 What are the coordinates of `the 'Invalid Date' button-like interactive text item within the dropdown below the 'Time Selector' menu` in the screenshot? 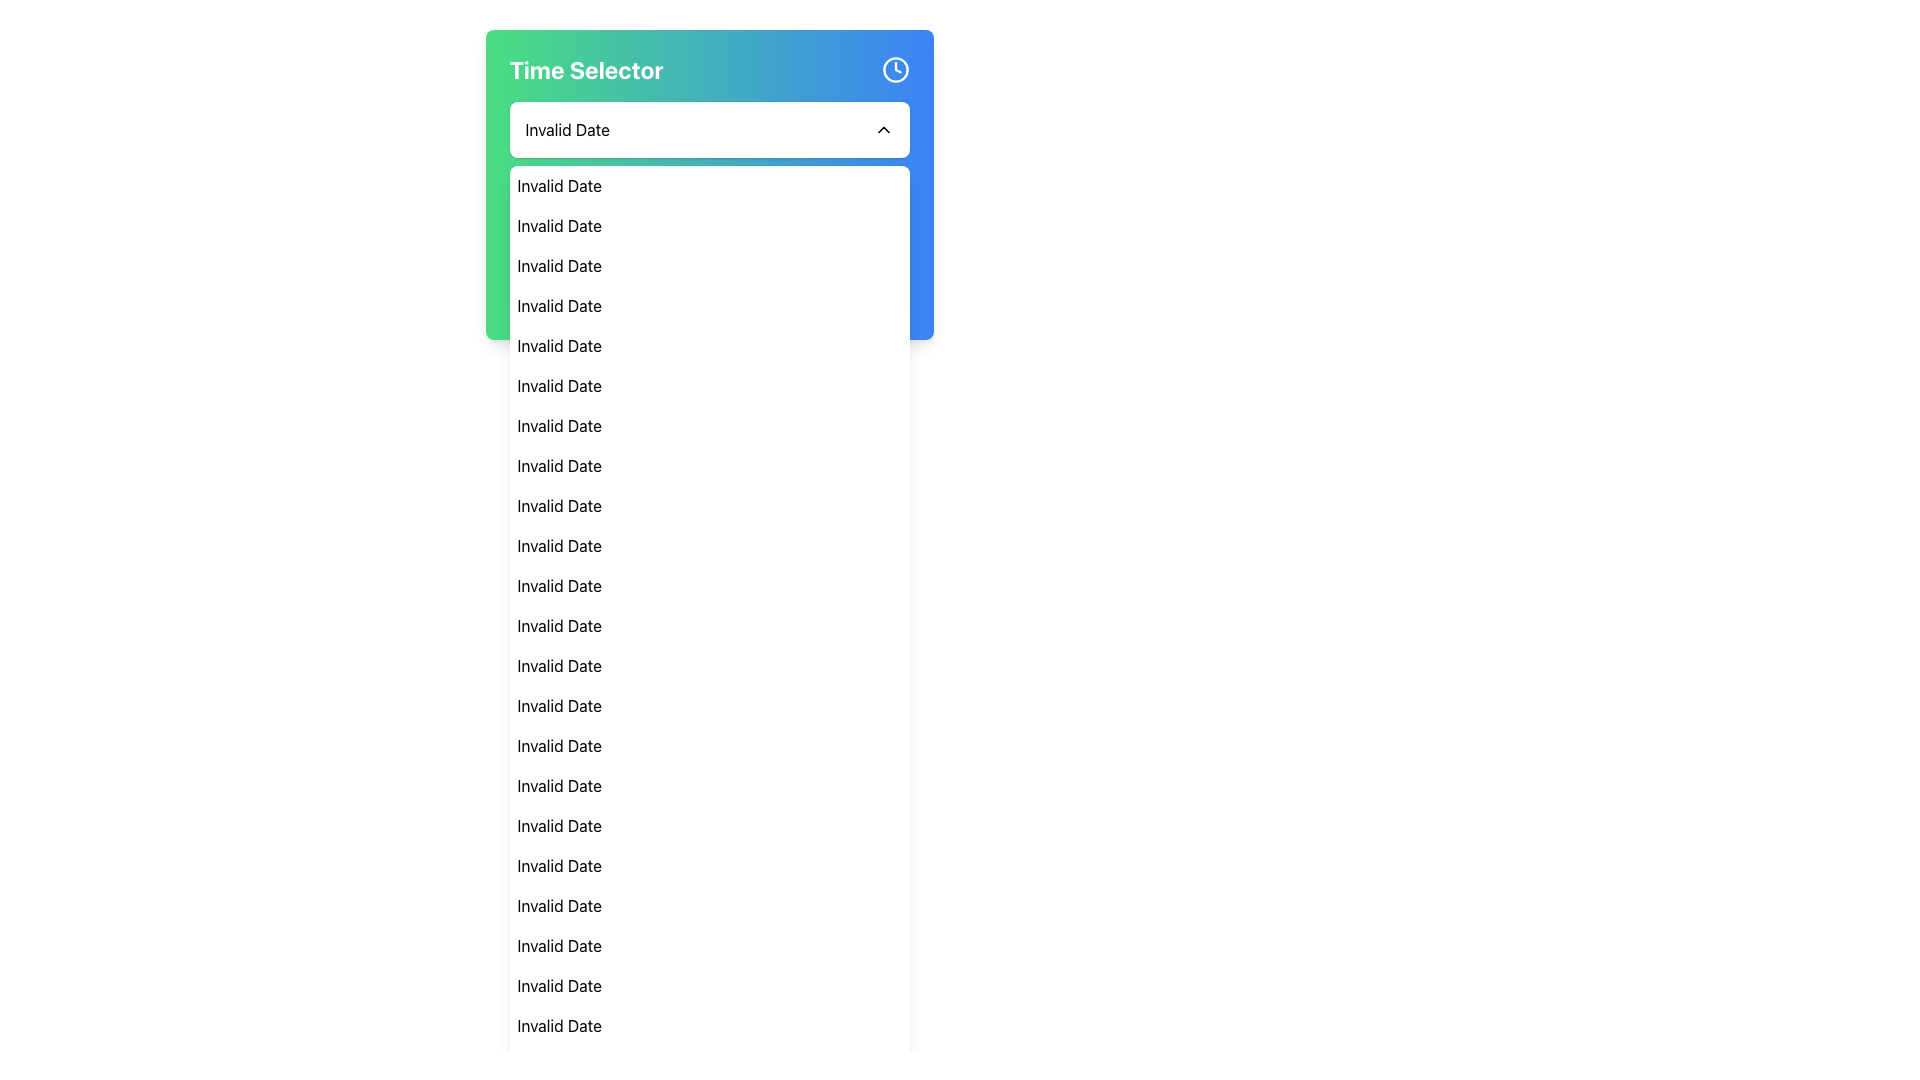 It's located at (583, 265).